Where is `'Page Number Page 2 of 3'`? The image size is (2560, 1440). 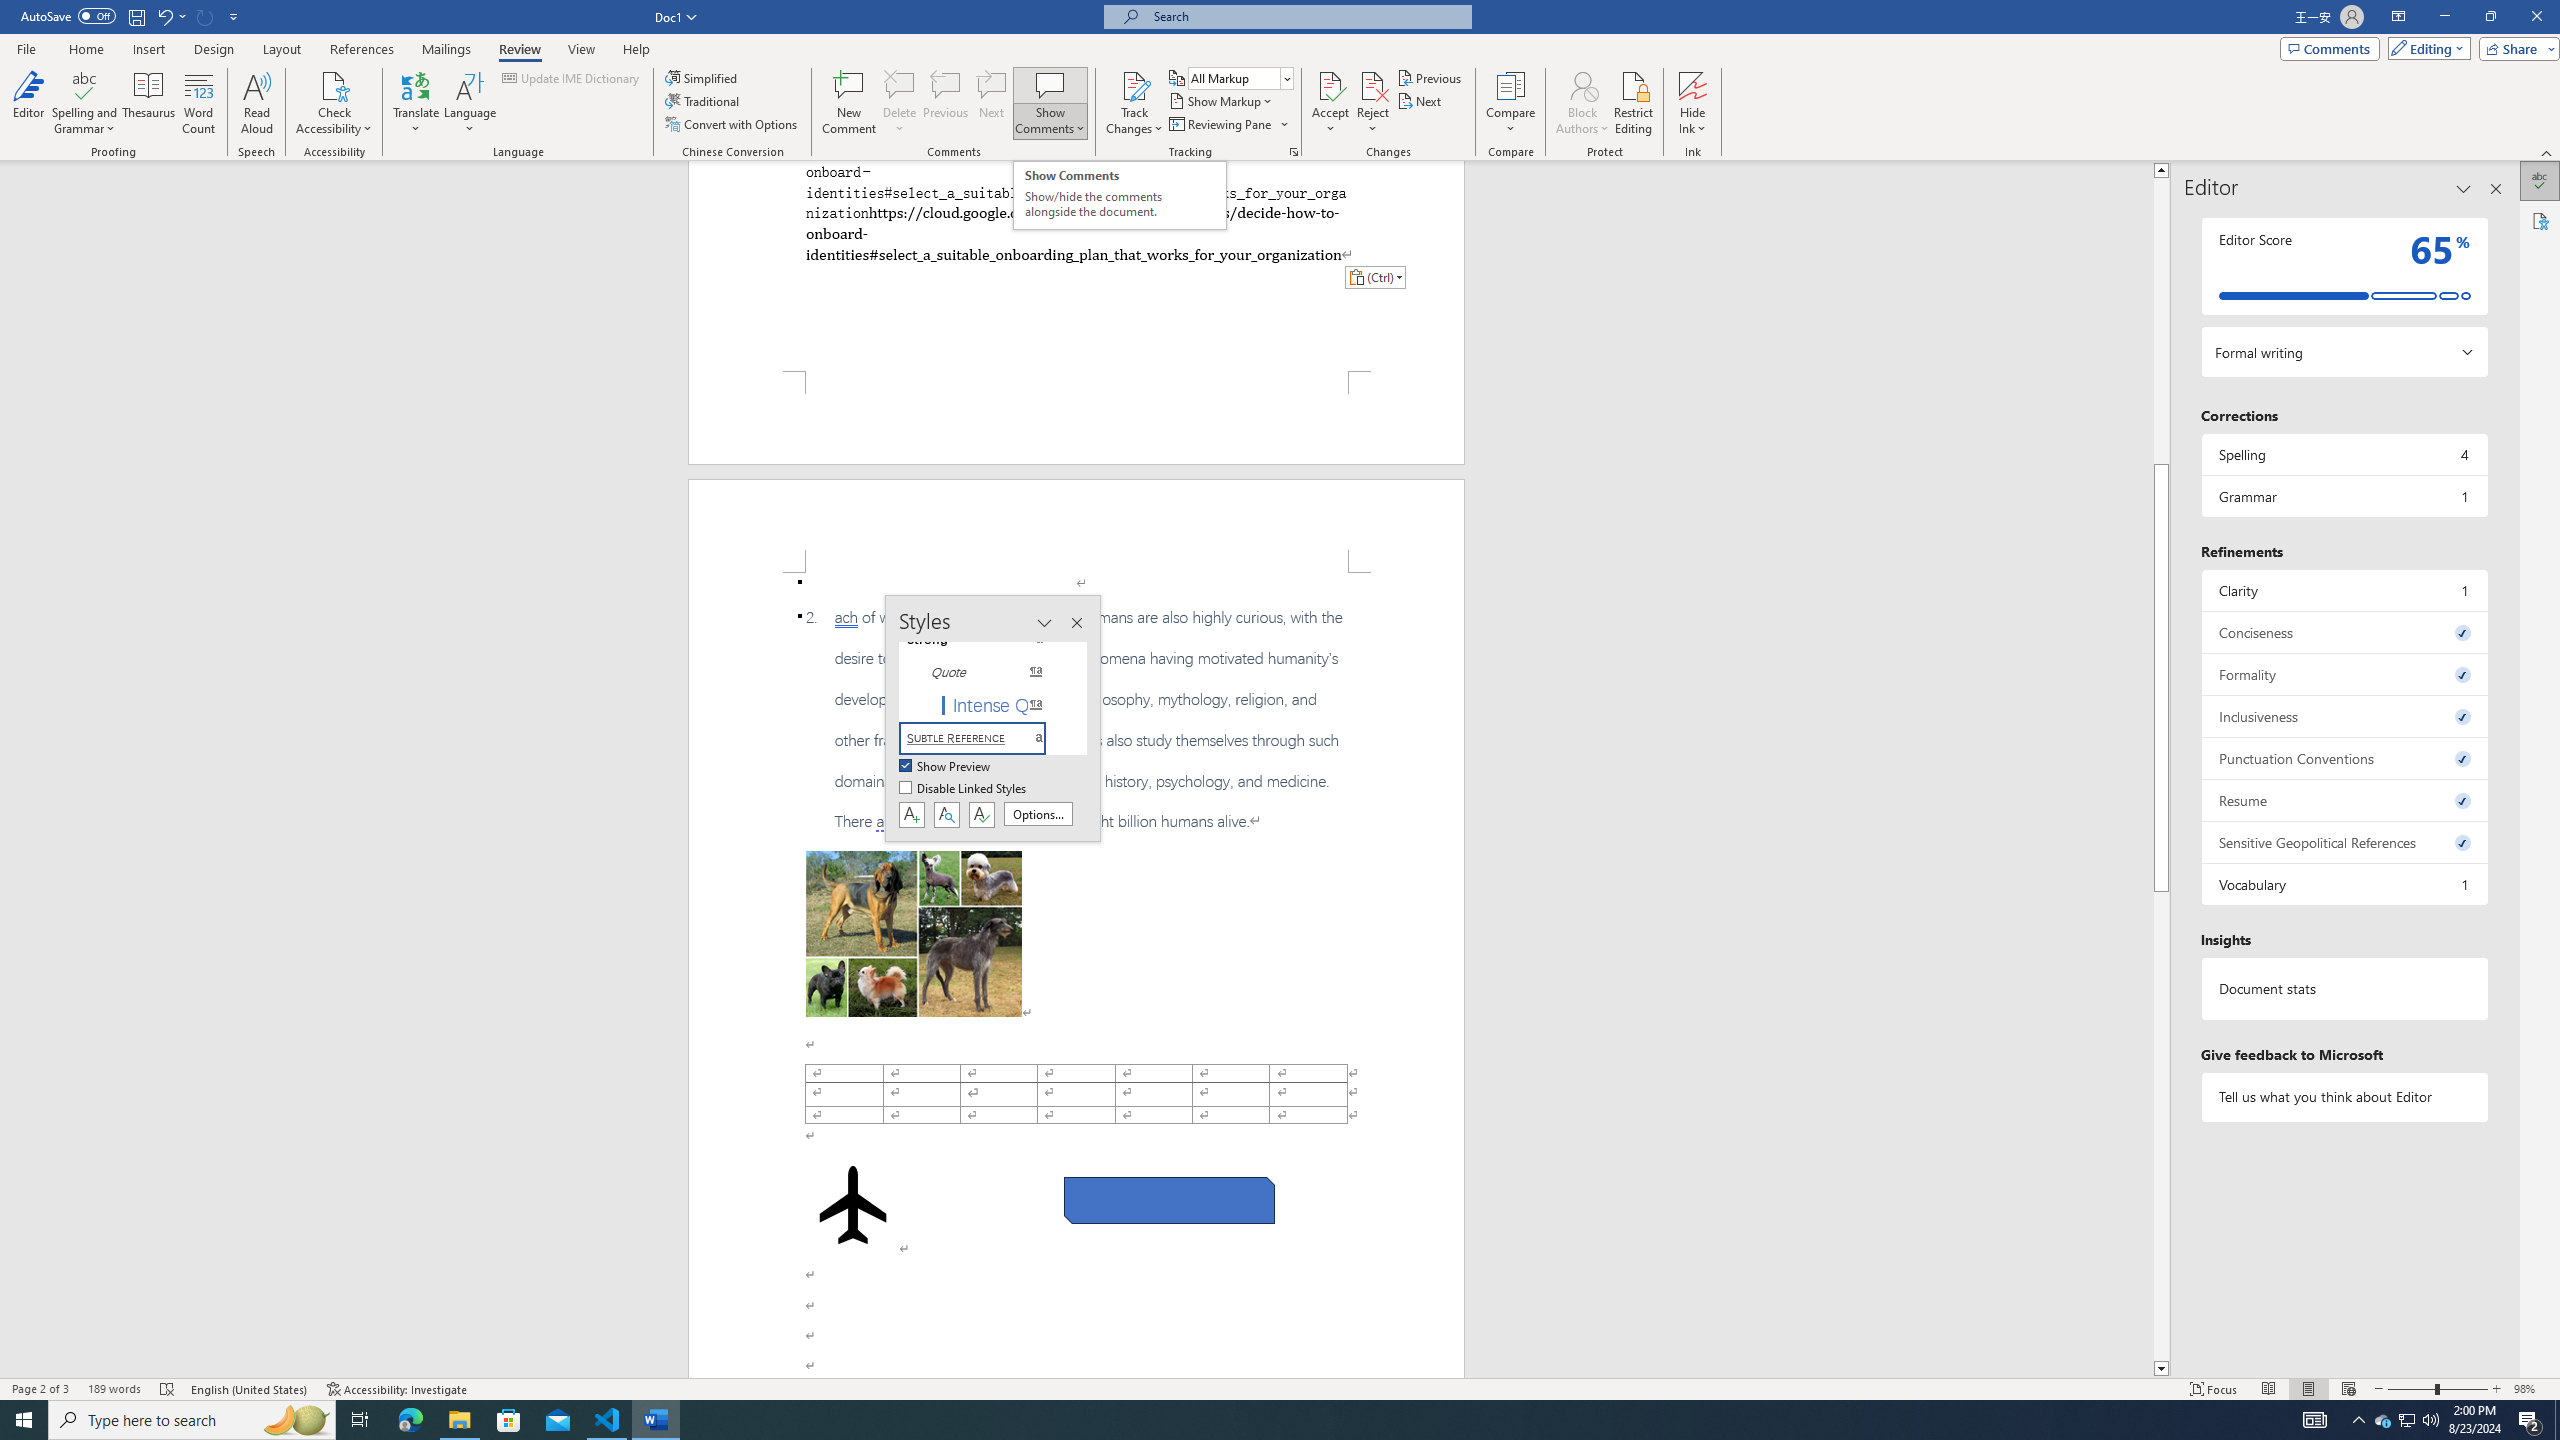 'Page Number Page 2 of 3' is located at coordinates (40, 1389).